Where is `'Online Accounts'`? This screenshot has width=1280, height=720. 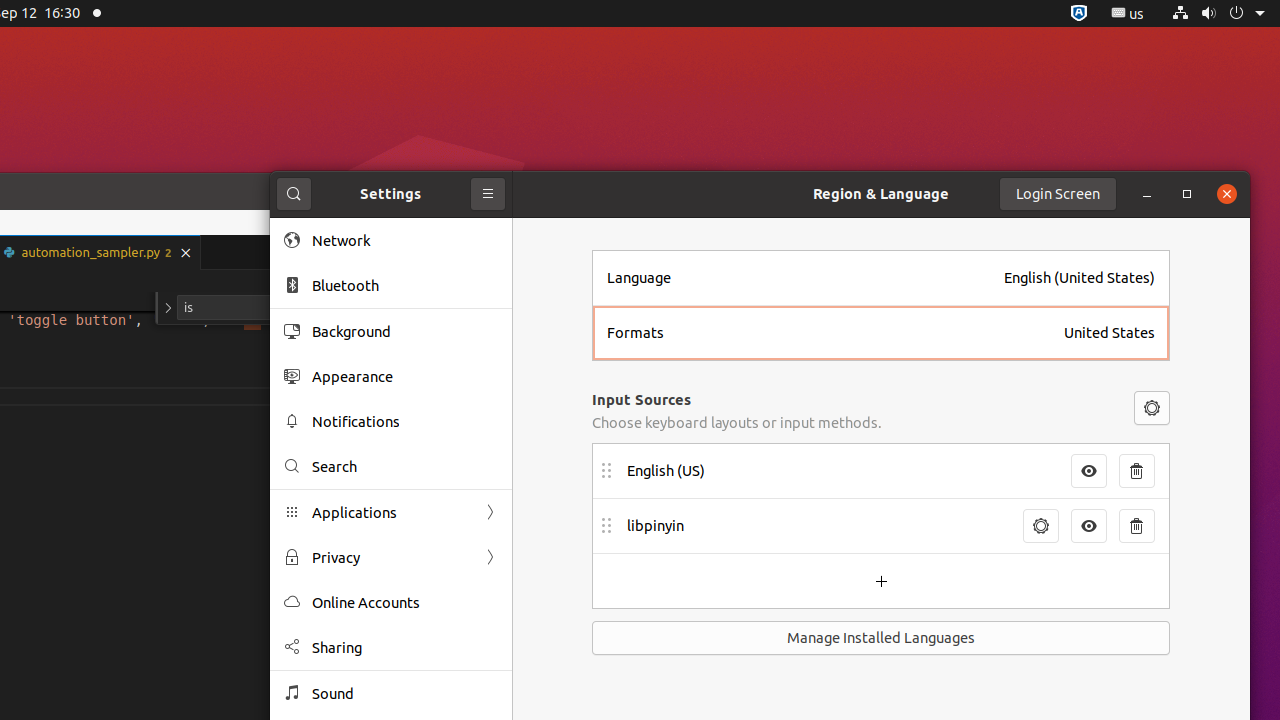
'Online Accounts' is located at coordinates (403, 601).